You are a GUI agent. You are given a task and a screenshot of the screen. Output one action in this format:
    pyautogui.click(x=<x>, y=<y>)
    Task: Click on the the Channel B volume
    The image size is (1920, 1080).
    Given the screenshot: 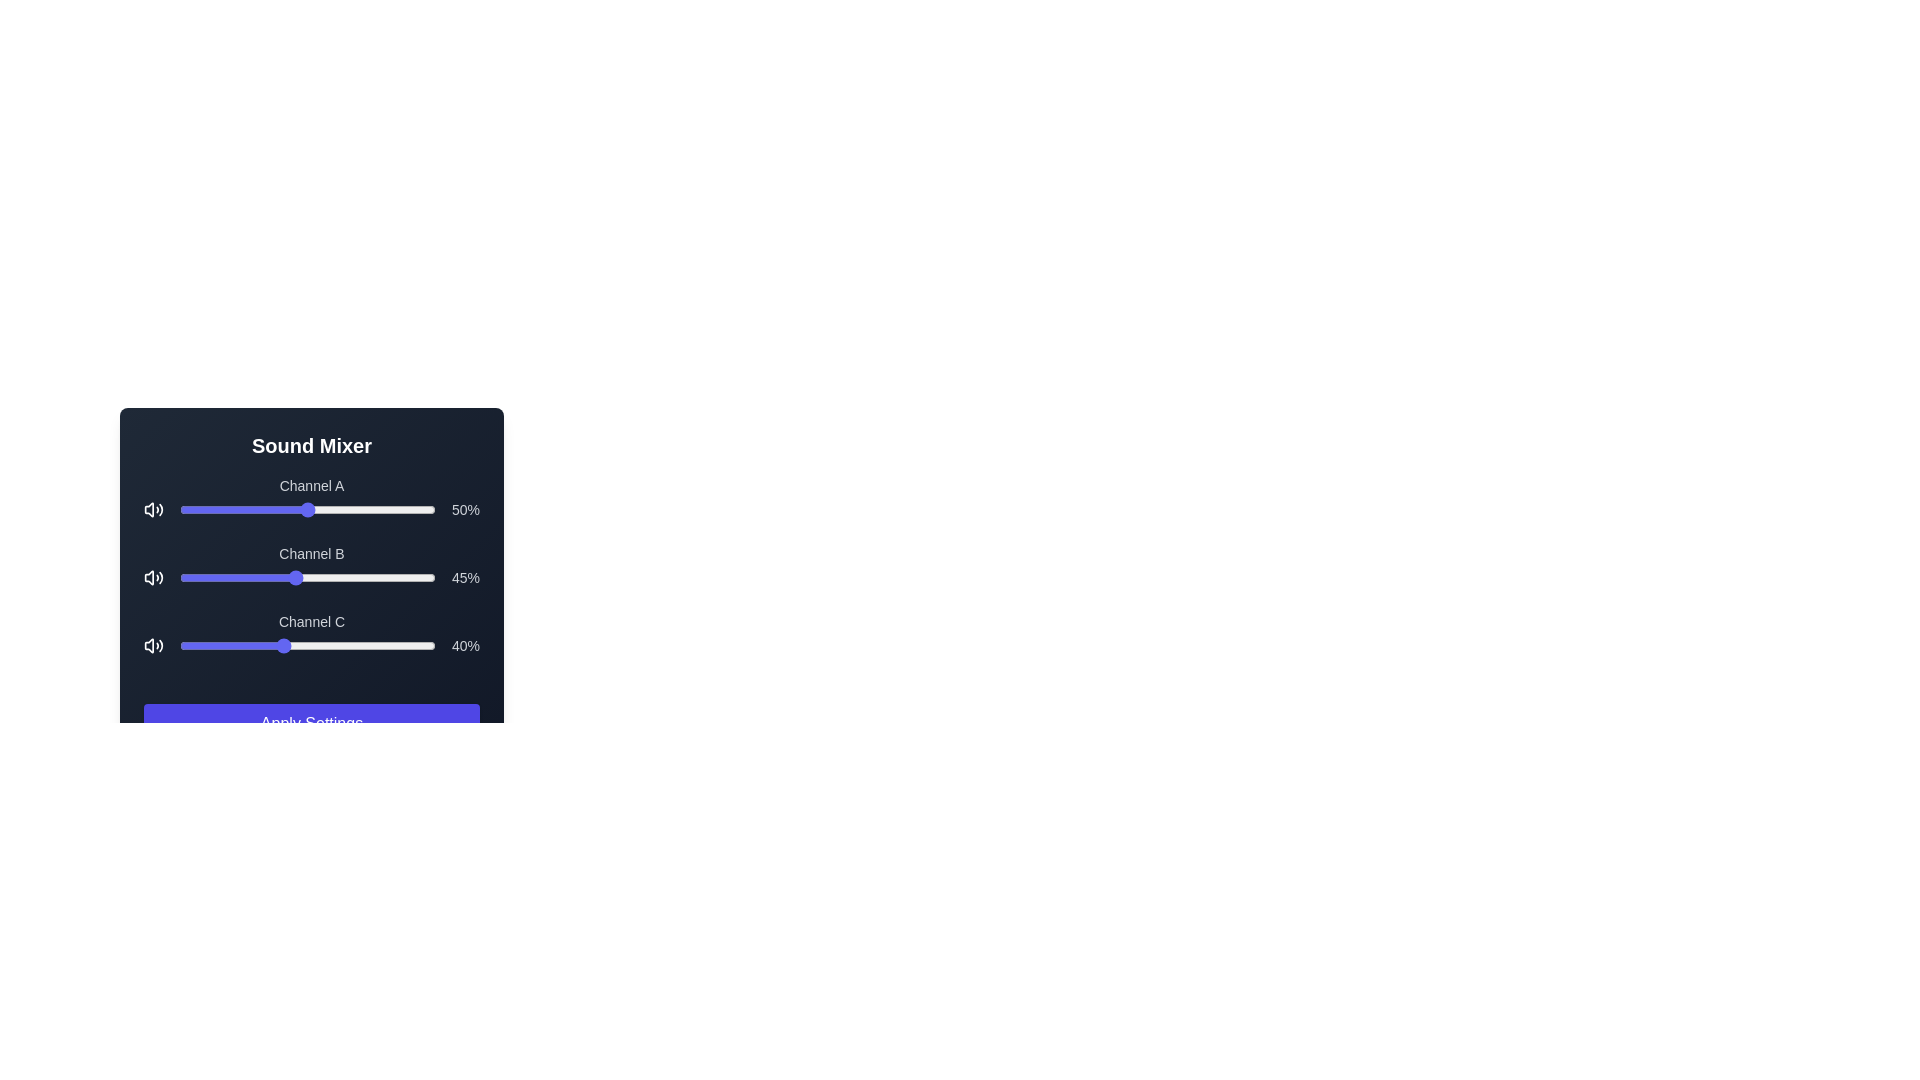 What is the action you would take?
    pyautogui.click(x=248, y=578)
    